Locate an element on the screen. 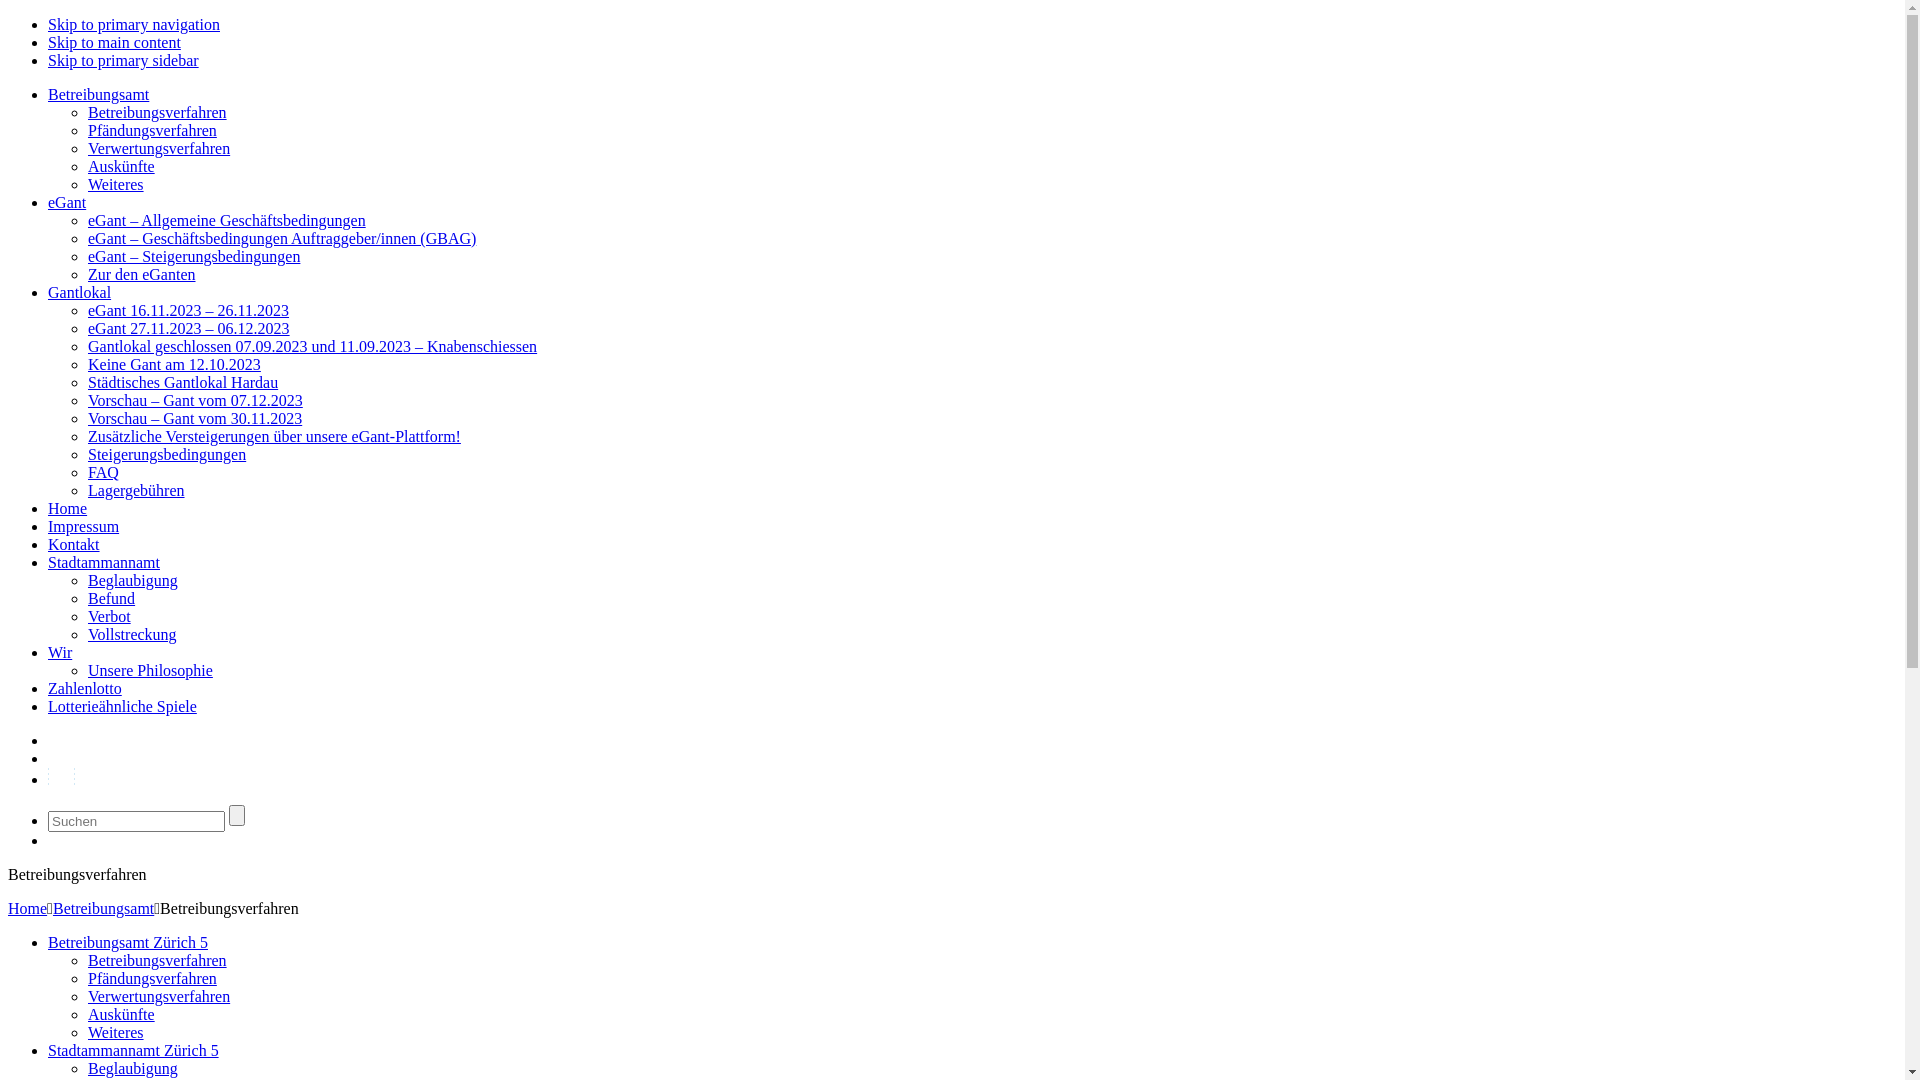  'Beglaubigung' is located at coordinates (132, 1067).